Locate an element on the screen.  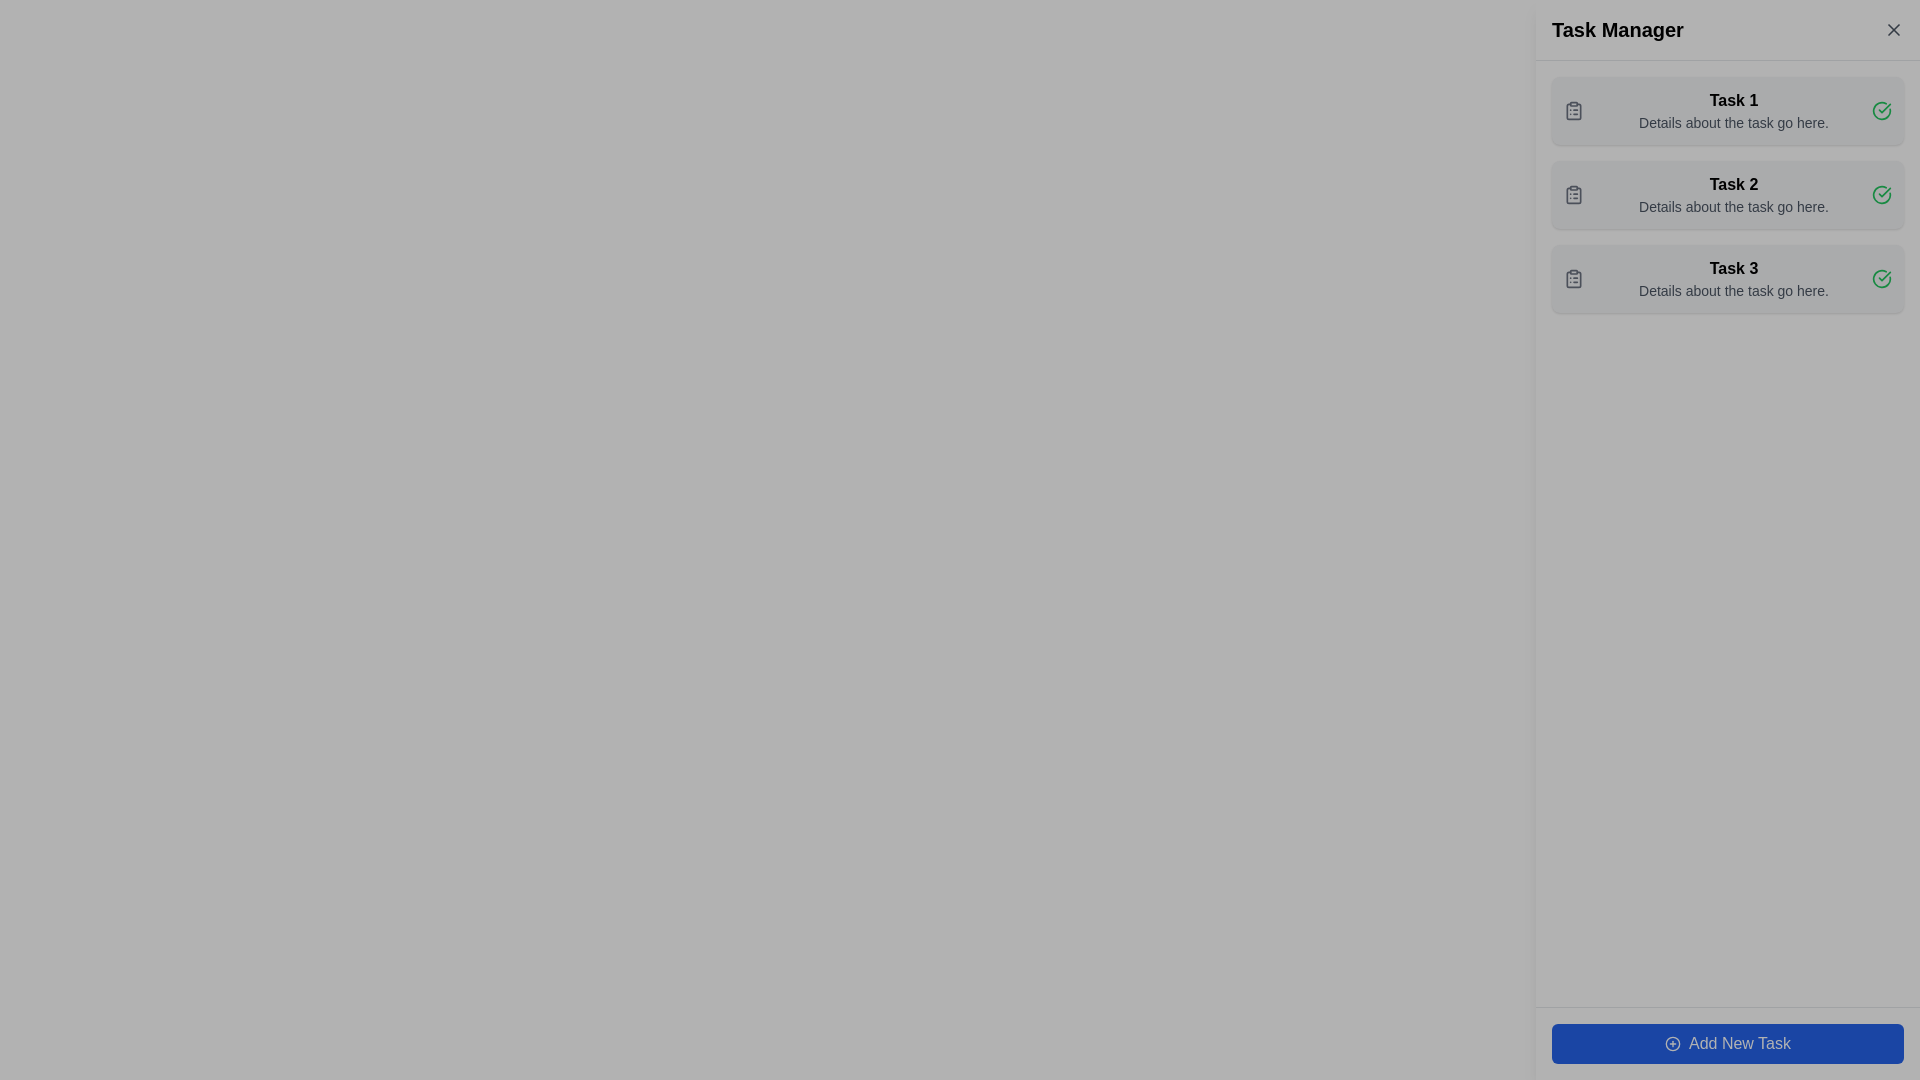
the static text label displaying 'Details about the task go here.' located beneath the bold heading 'Task 2' in the task manager interface is located at coordinates (1732, 207).